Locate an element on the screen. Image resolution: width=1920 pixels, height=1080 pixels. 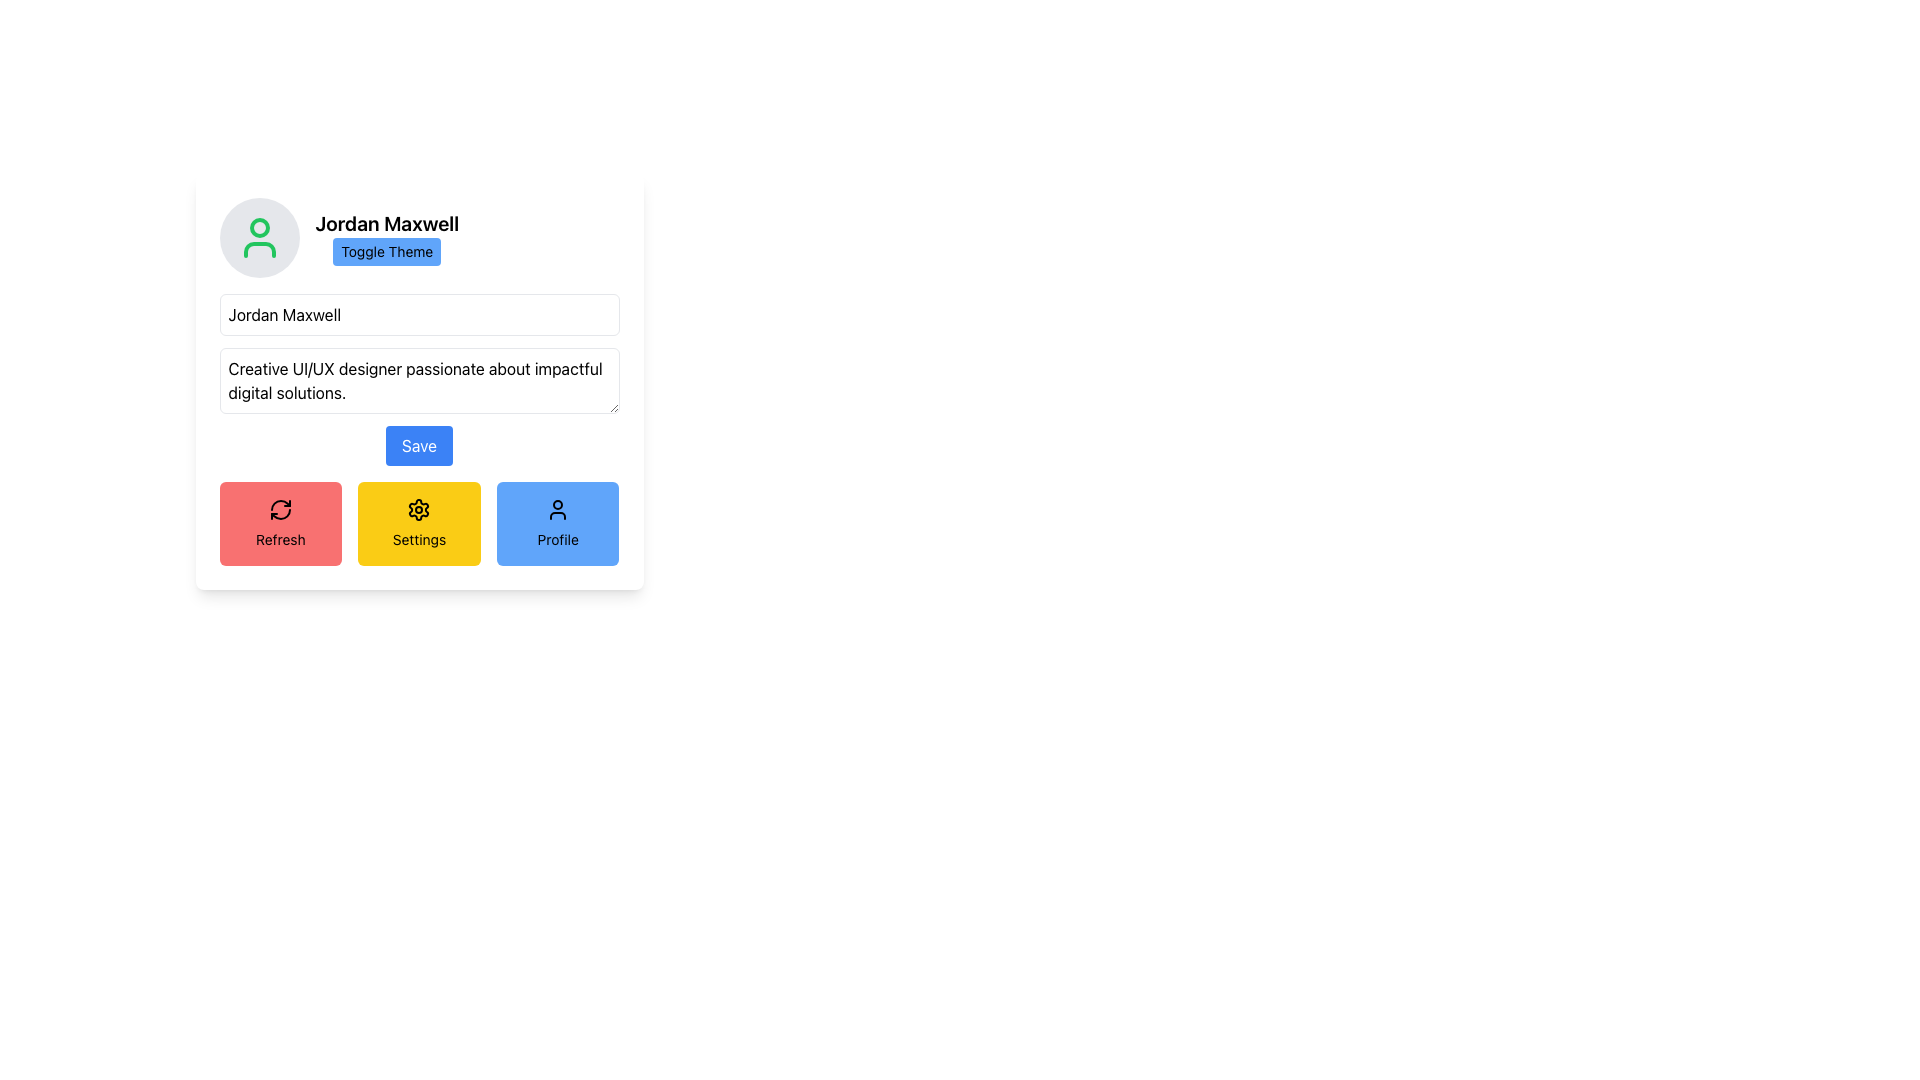
the refresh icon, which is a clockwise rotating arrow on a red circular background, located at the bottom-left of the interface is located at coordinates (279, 508).